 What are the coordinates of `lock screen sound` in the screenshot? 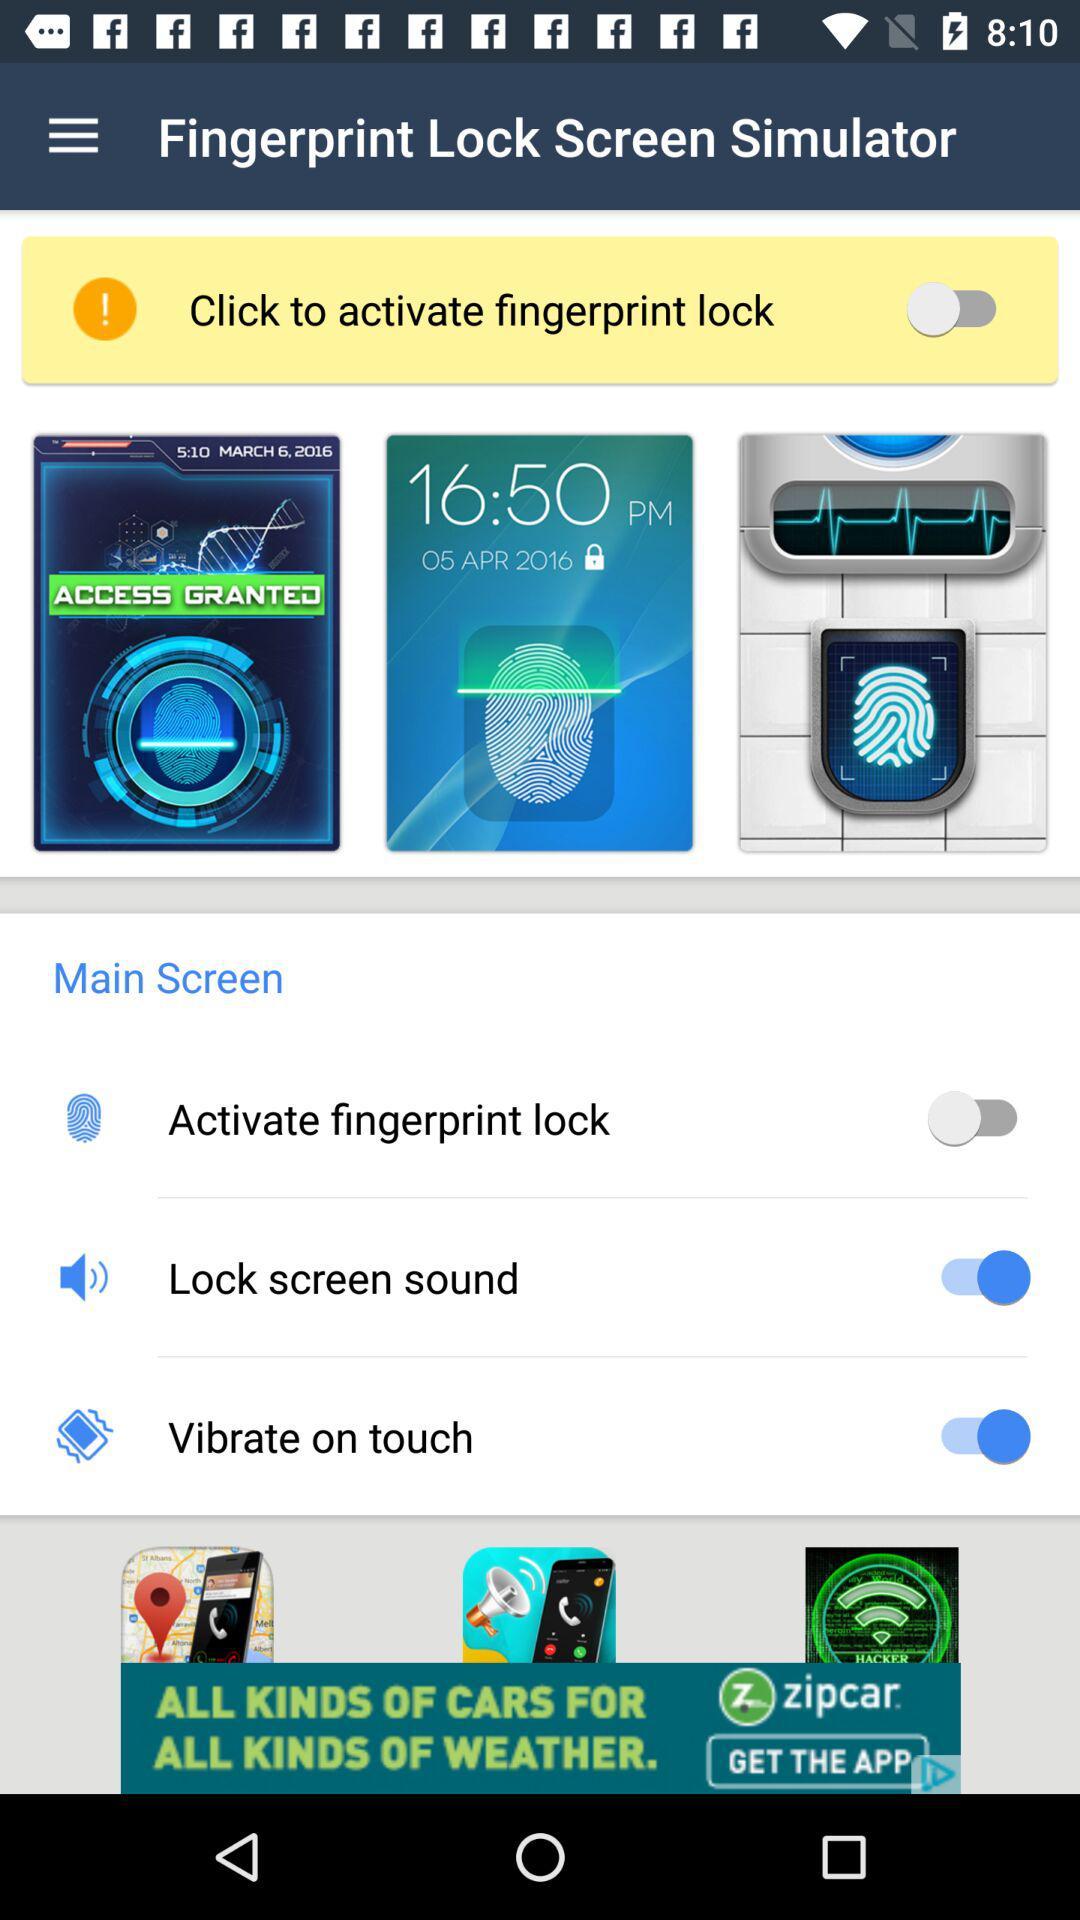 It's located at (978, 1275).